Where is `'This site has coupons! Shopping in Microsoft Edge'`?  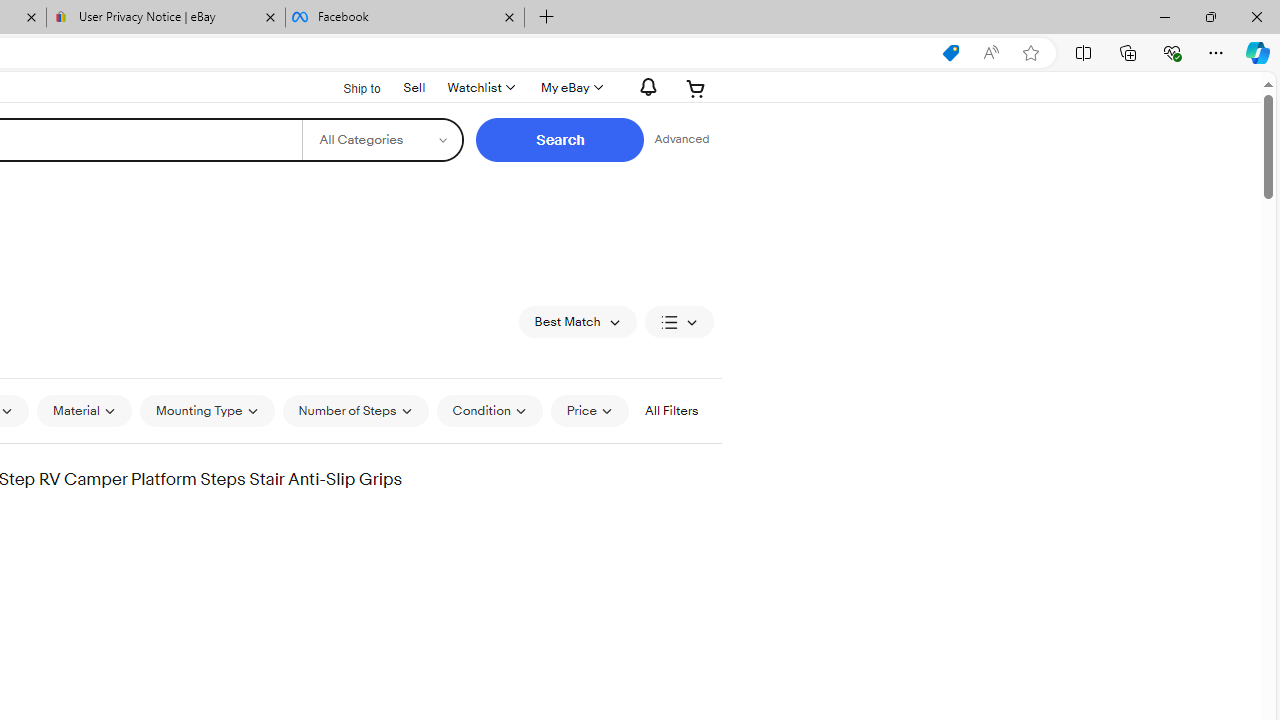 'This site has coupons! Shopping in Microsoft Edge' is located at coordinates (950, 52).